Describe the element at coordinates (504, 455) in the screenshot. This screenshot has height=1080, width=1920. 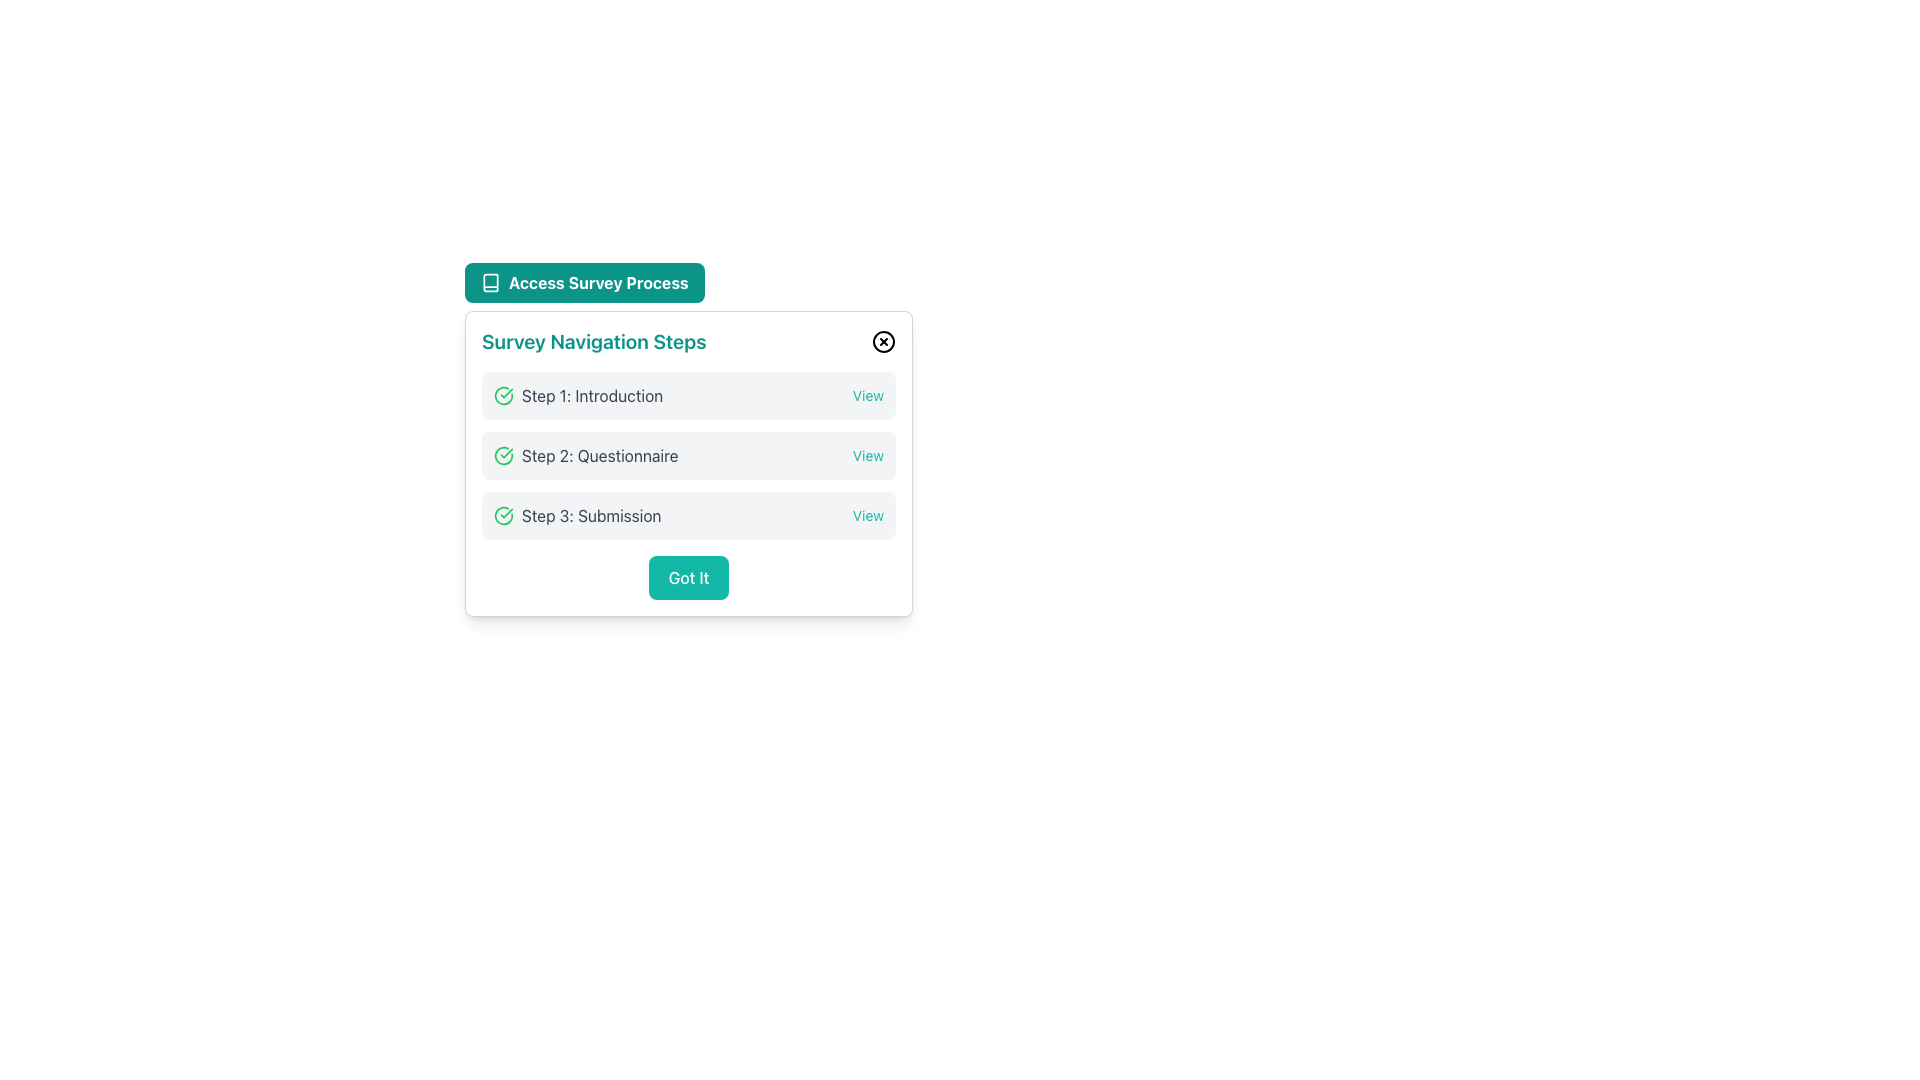
I see `the circular icon forming part of the green check mark in the second step of the survey navigation steps, which symbolizes completion` at that location.